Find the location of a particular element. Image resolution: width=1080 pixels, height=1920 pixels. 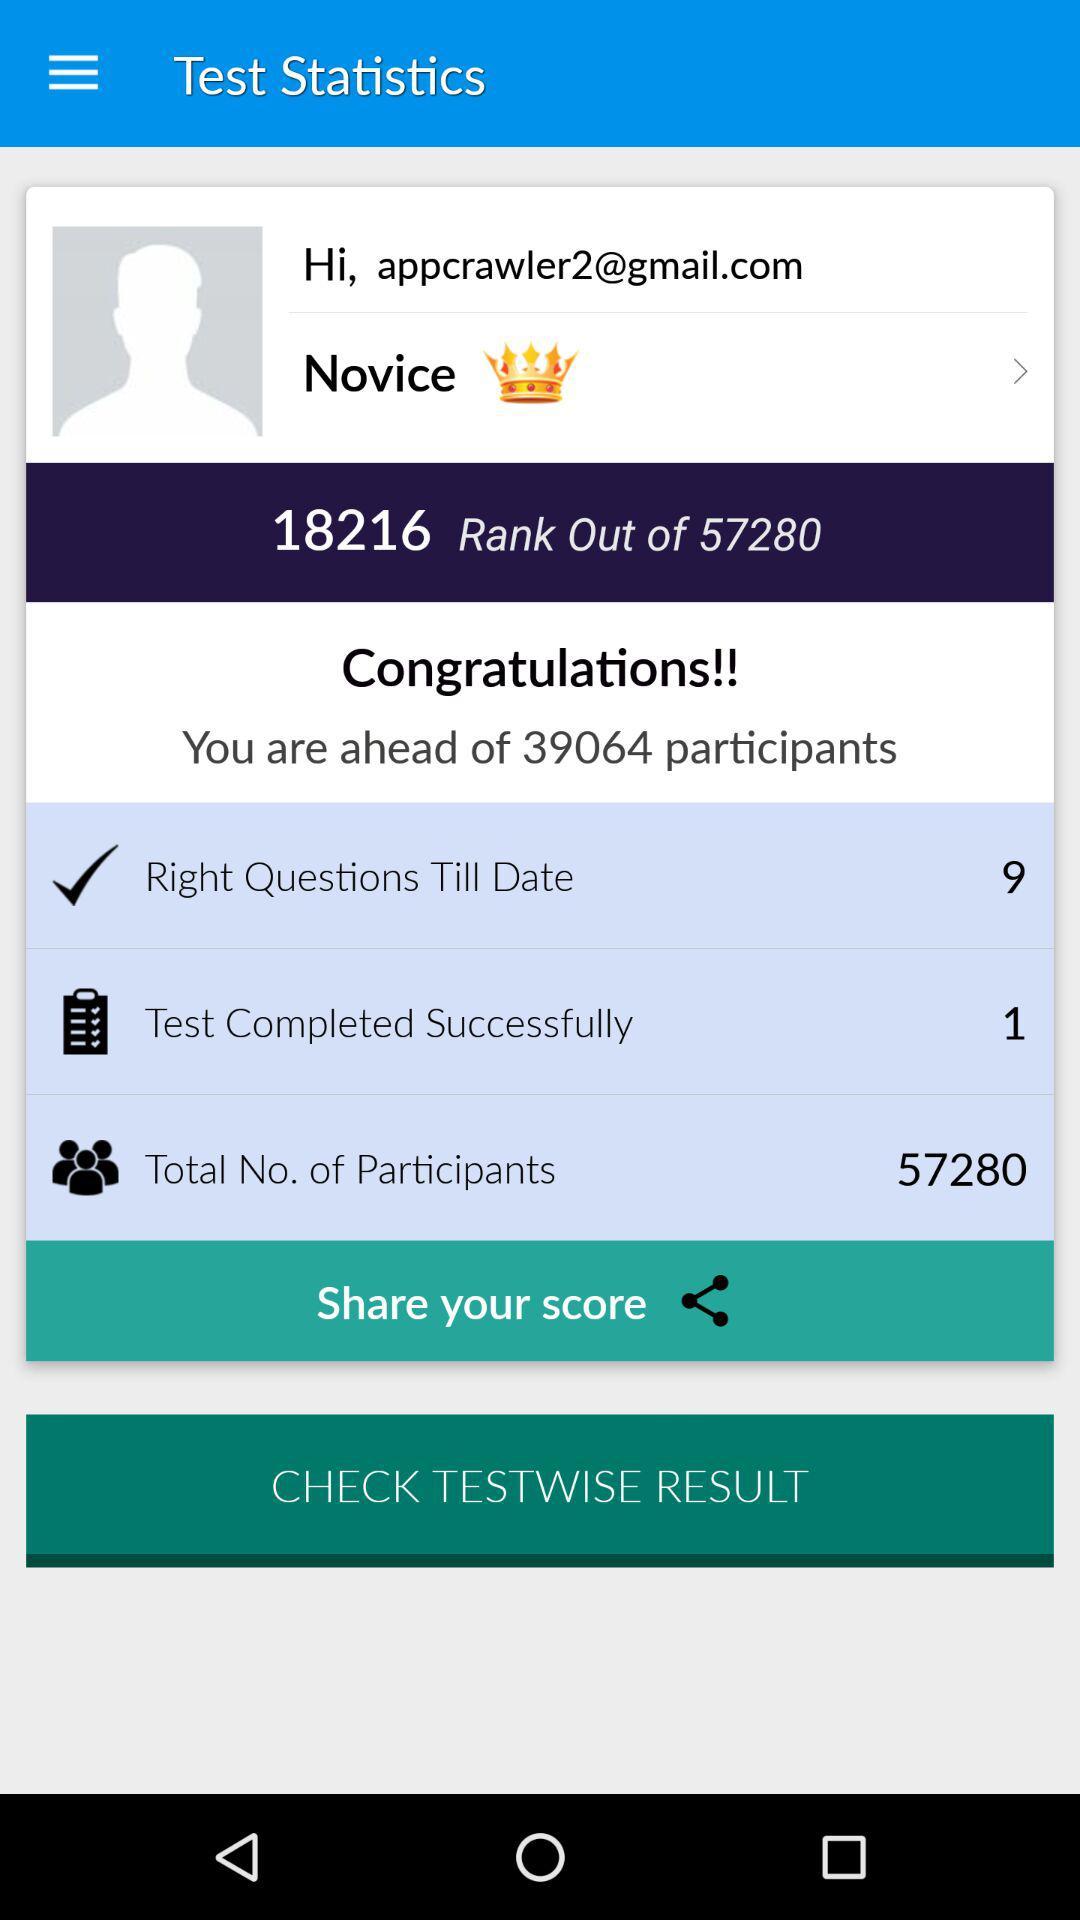

user icon is located at coordinates (157, 331).